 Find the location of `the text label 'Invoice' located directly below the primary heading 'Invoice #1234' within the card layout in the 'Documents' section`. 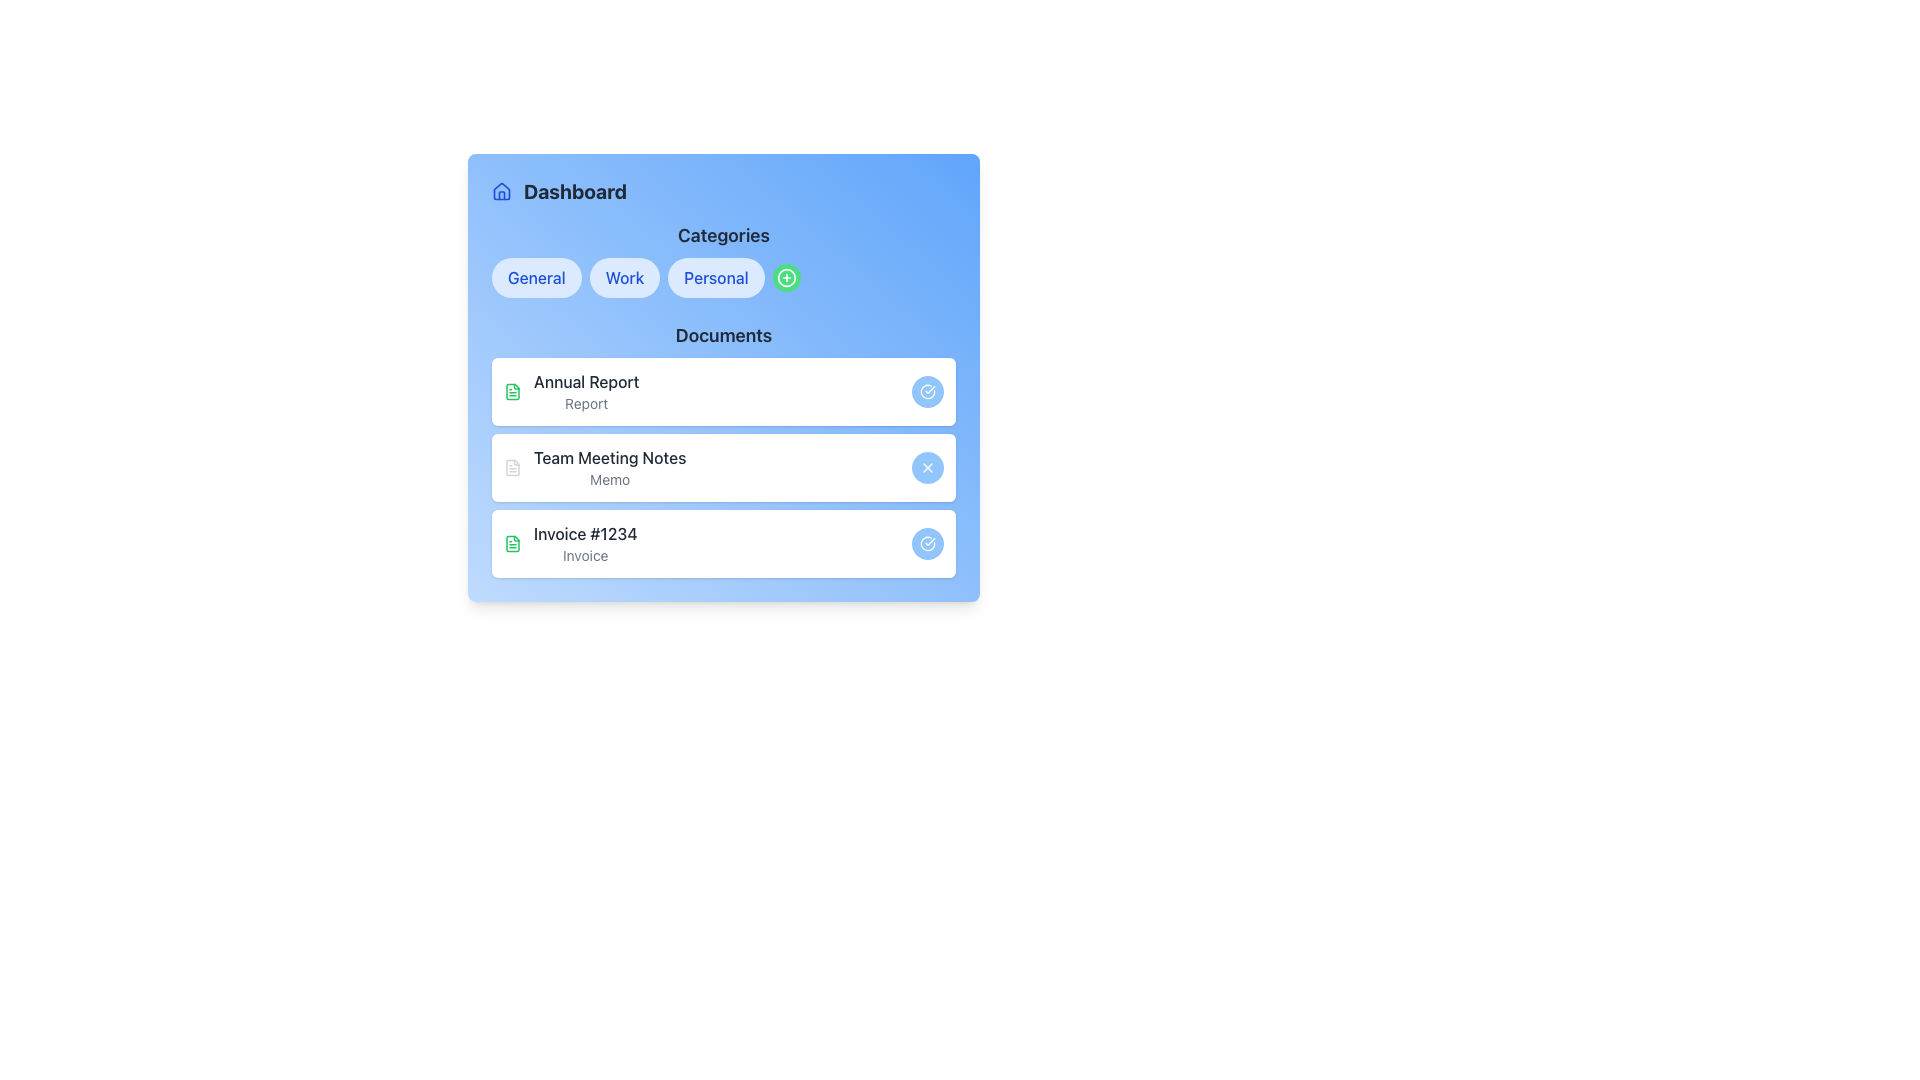

the text label 'Invoice' located directly below the primary heading 'Invoice #1234' within the card layout in the 'Documents' section is located at coordinates (584, 555).